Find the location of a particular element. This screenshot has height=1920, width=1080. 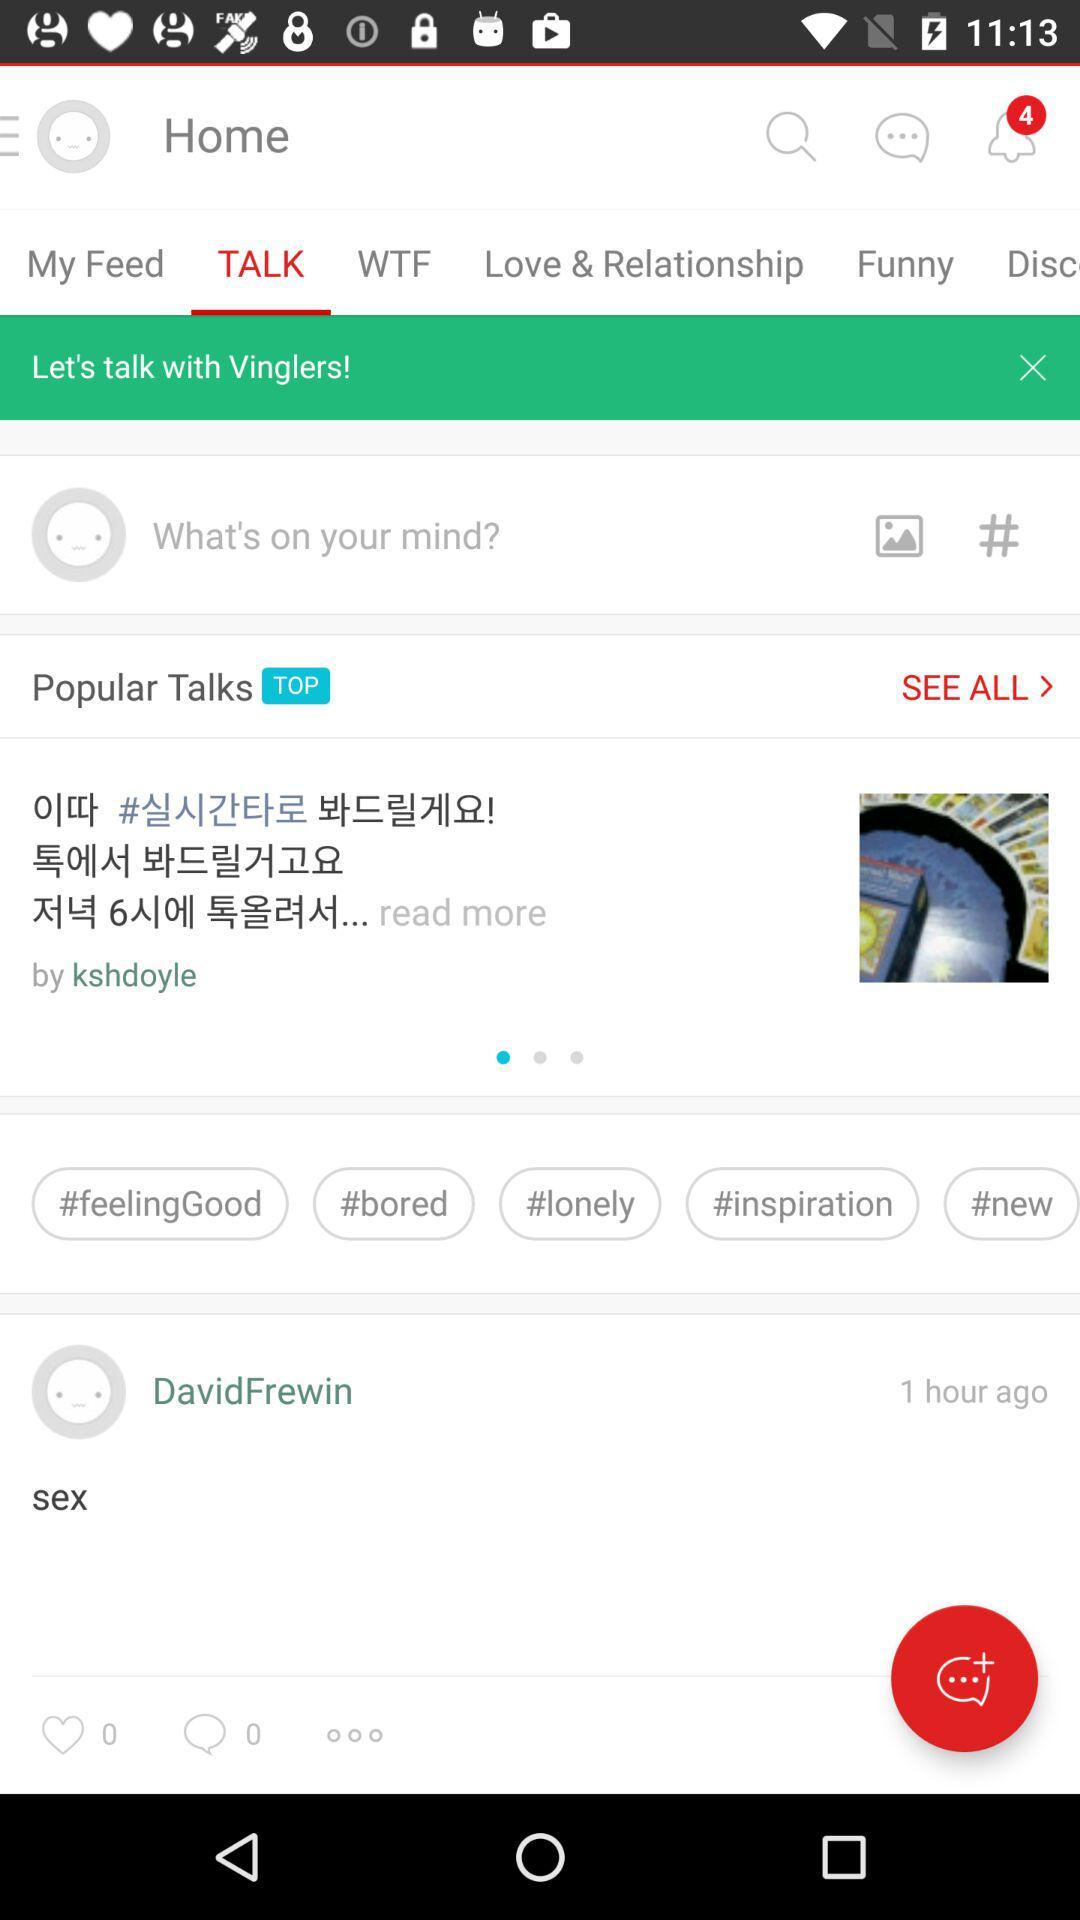

open settings menu is located at coordinates (353, 1734).